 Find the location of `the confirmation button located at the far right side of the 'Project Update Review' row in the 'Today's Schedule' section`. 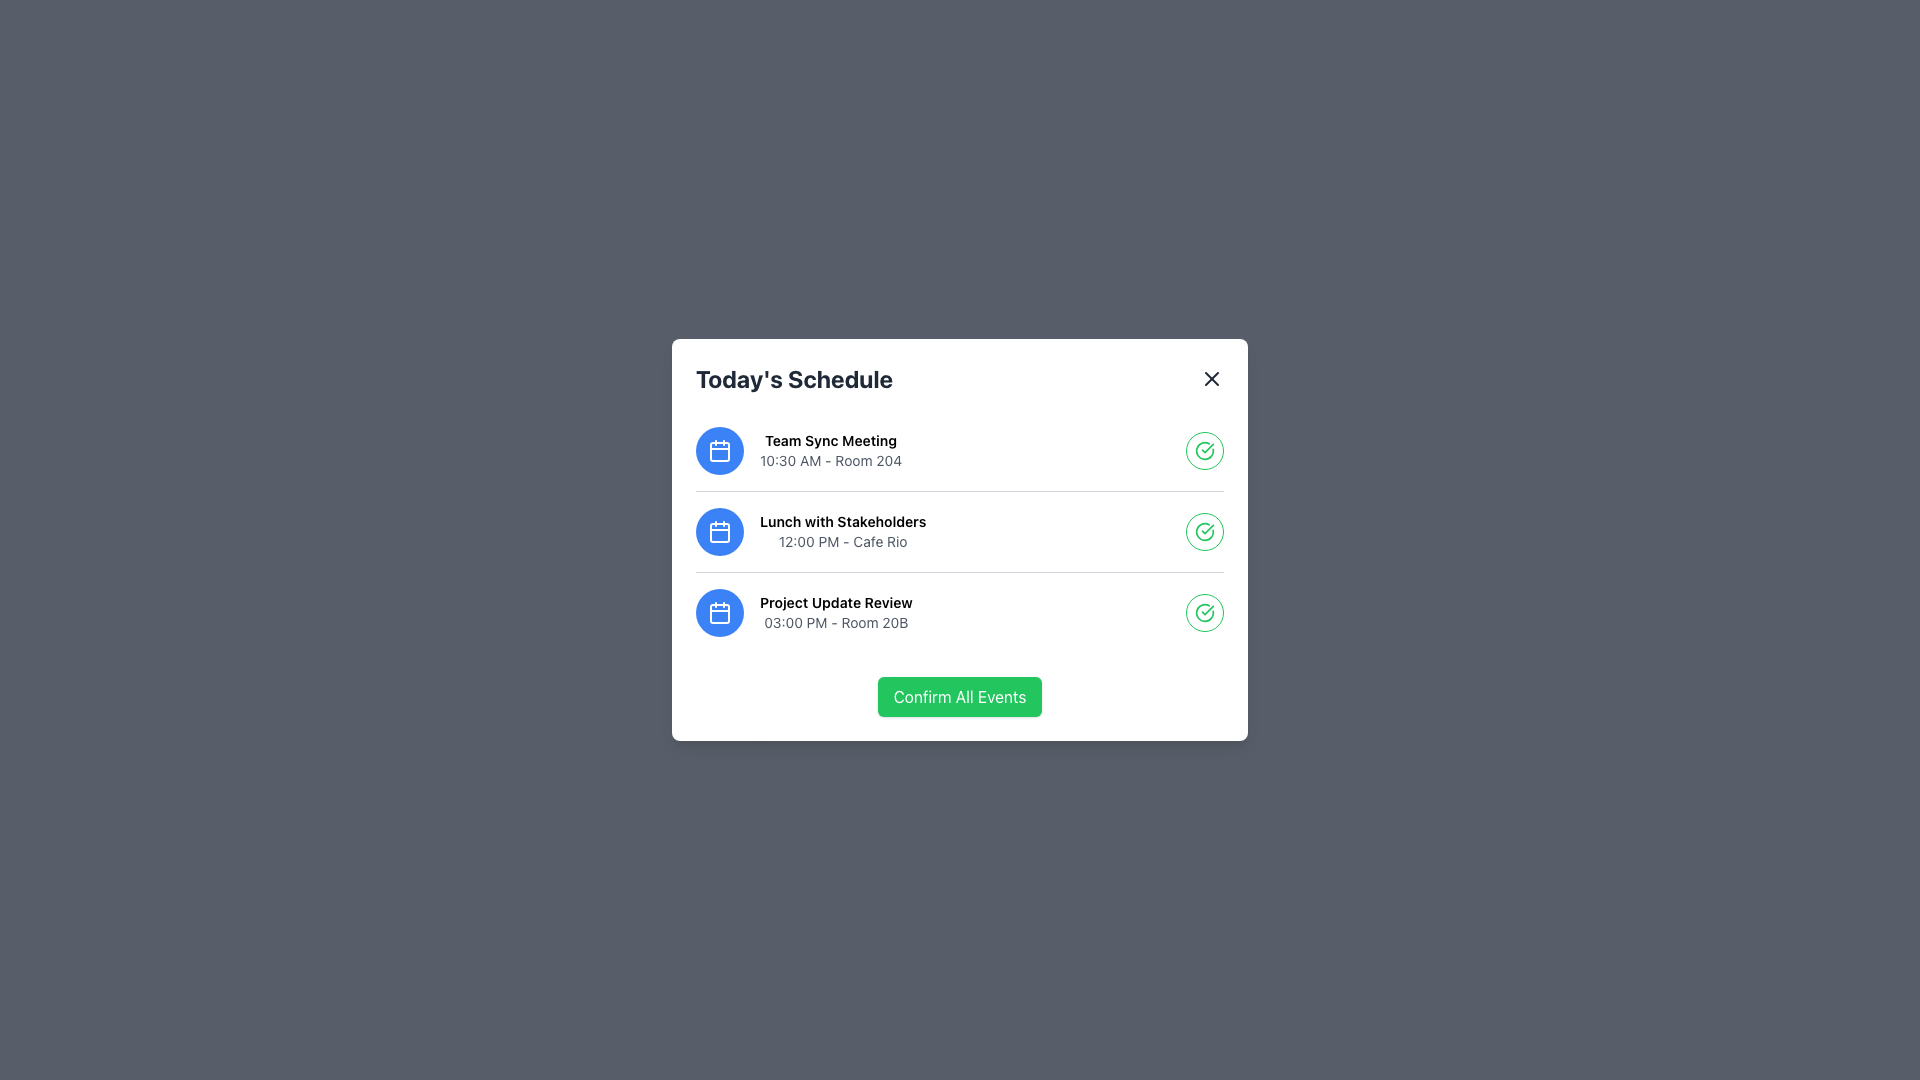

the confirmation button located at the far right side of the 'Project Update Review' row in the 'Today's Schedule' section is located at coordinates (1203, 612).